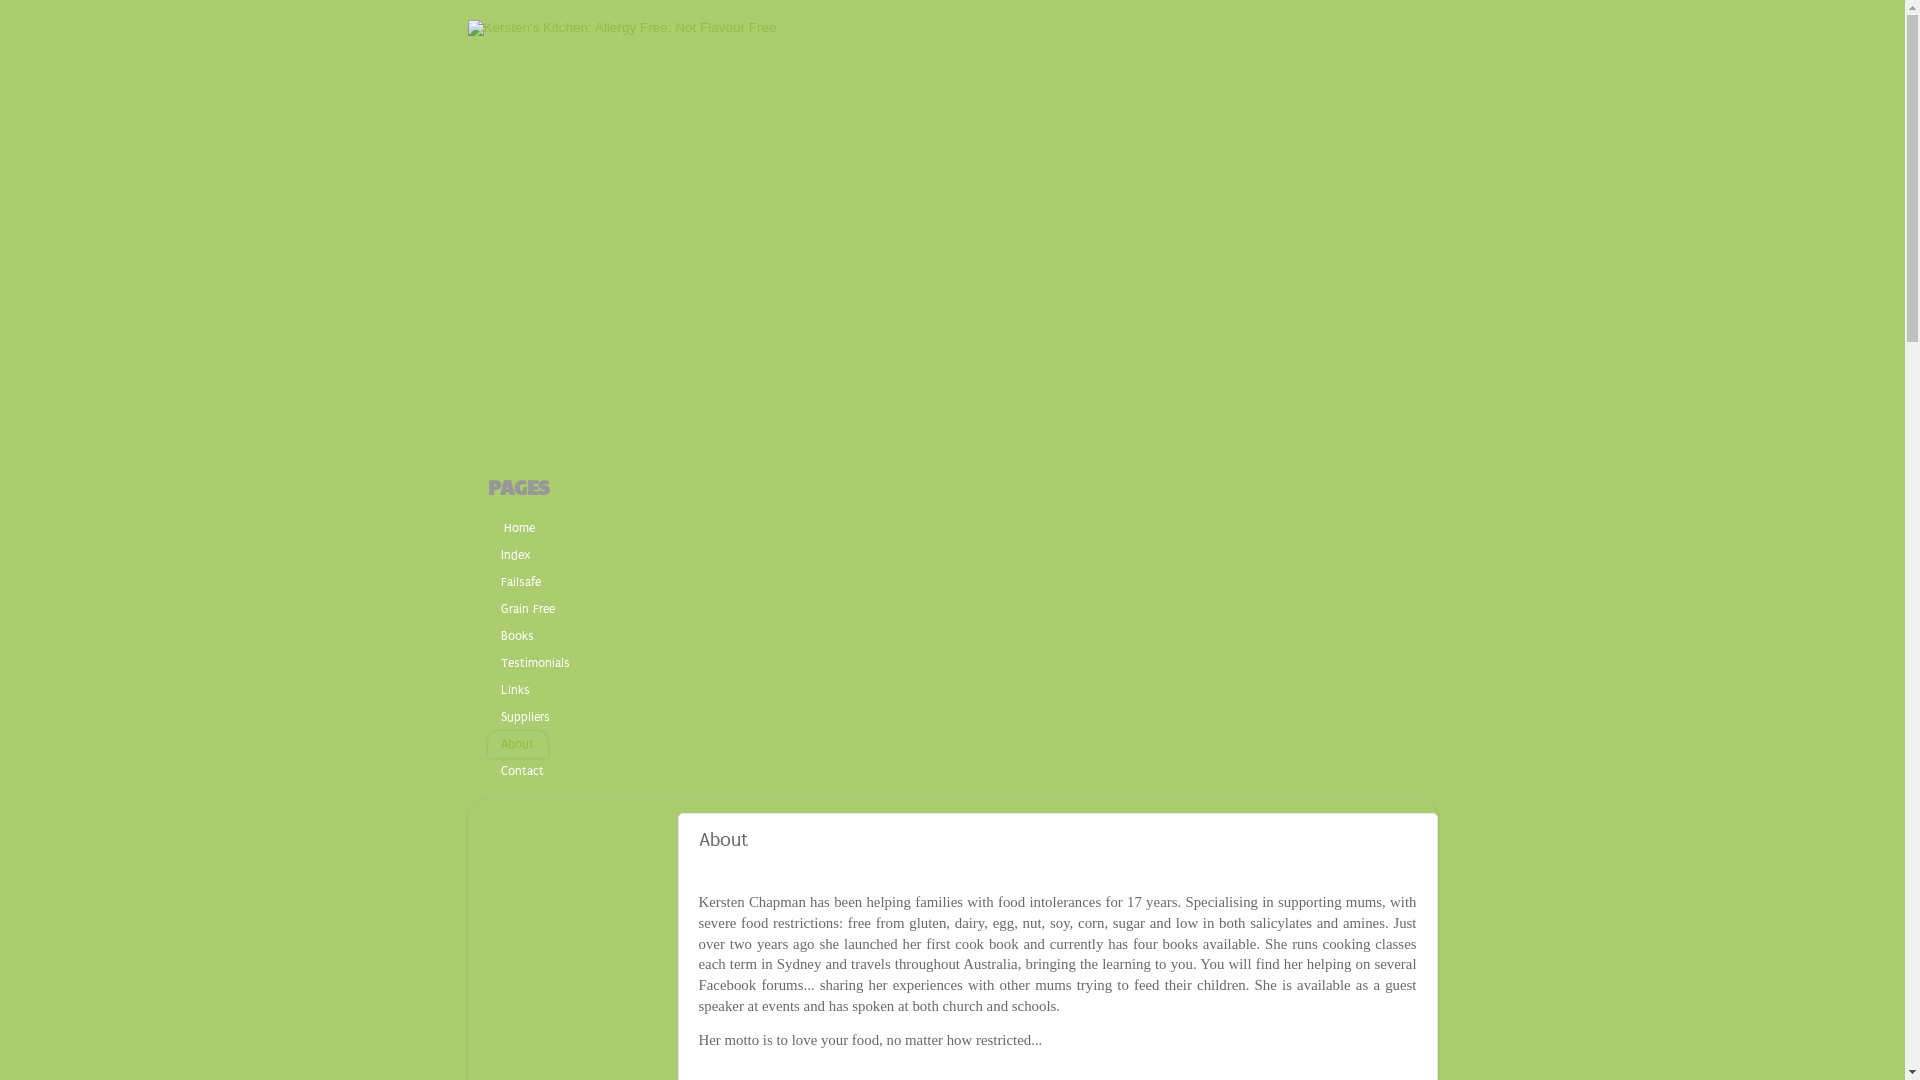 This screenshot has height=1080, width=1920. What do you see at coordinates (521, 581) in the screenshot?
I see `'Failsafe'` at bounding box center [521, 581].